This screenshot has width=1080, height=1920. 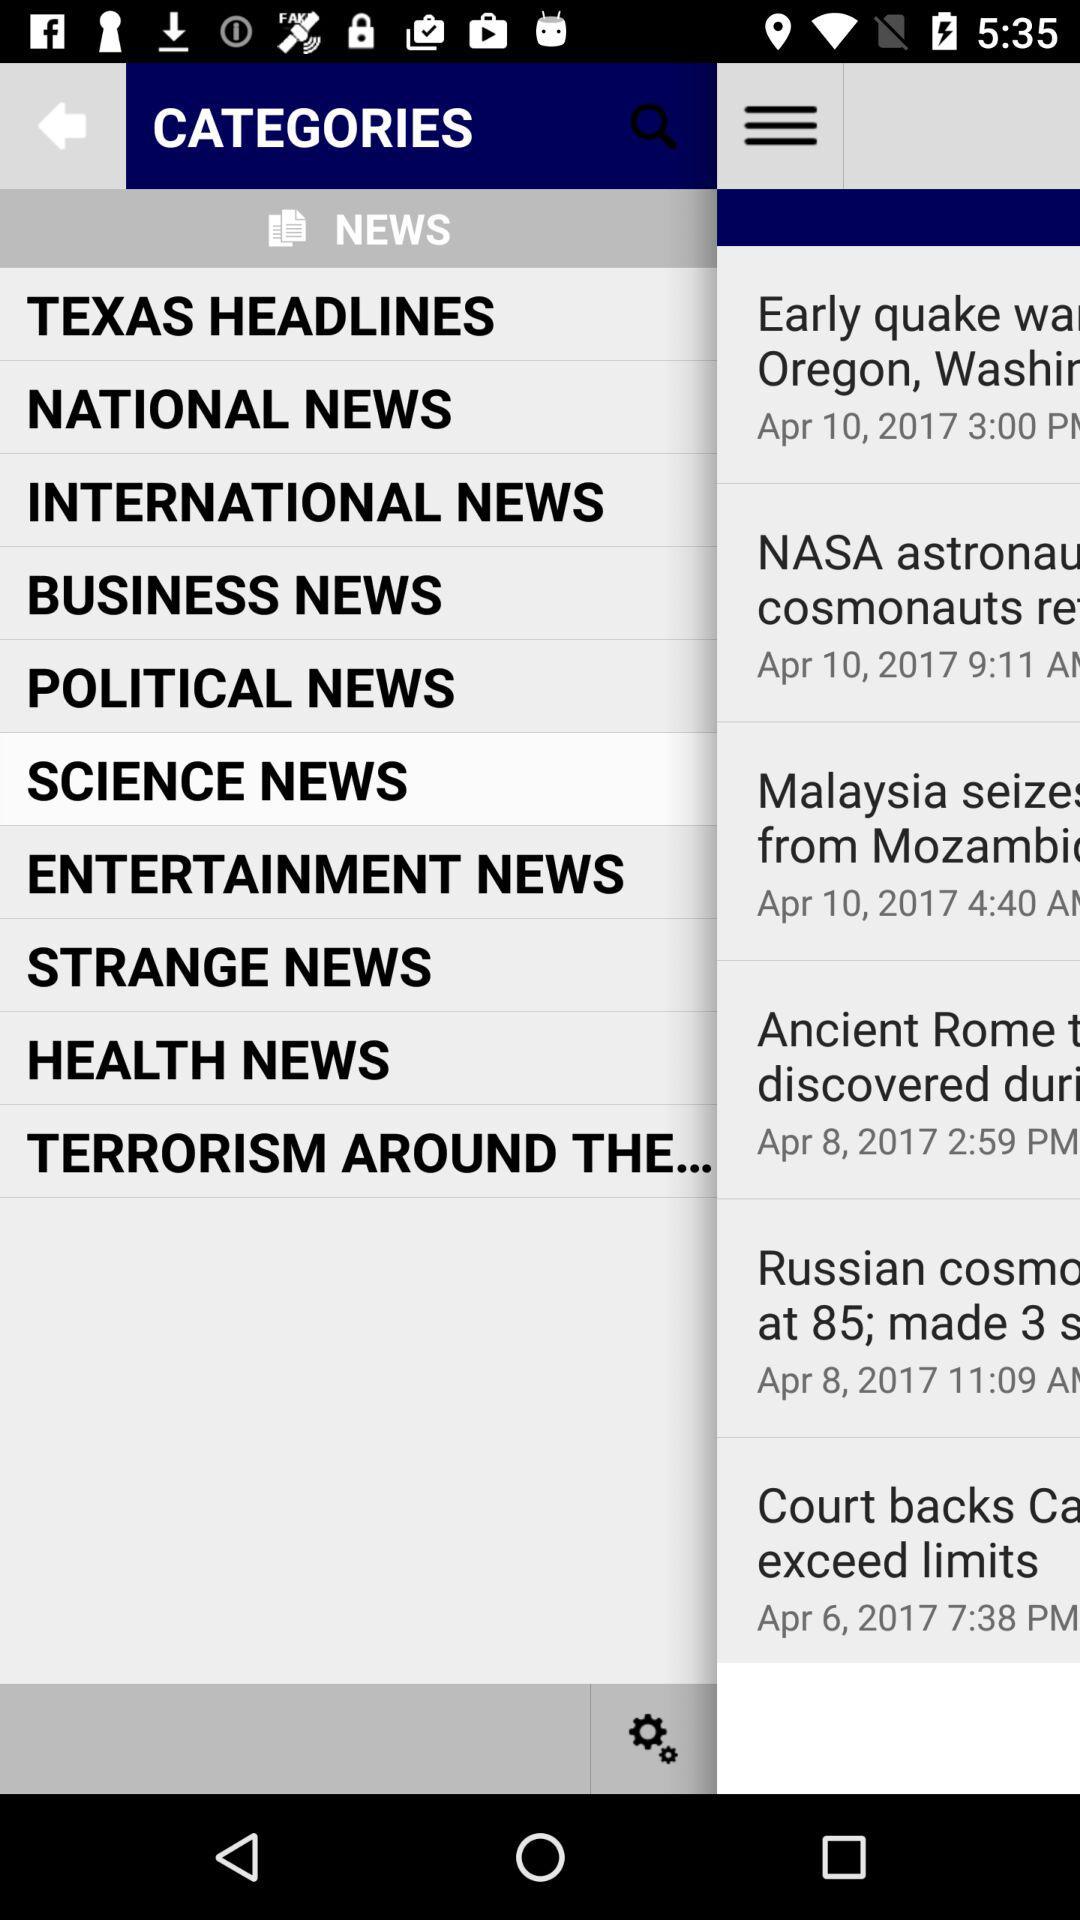 I want to click on previous, so click(x=61, y=124).